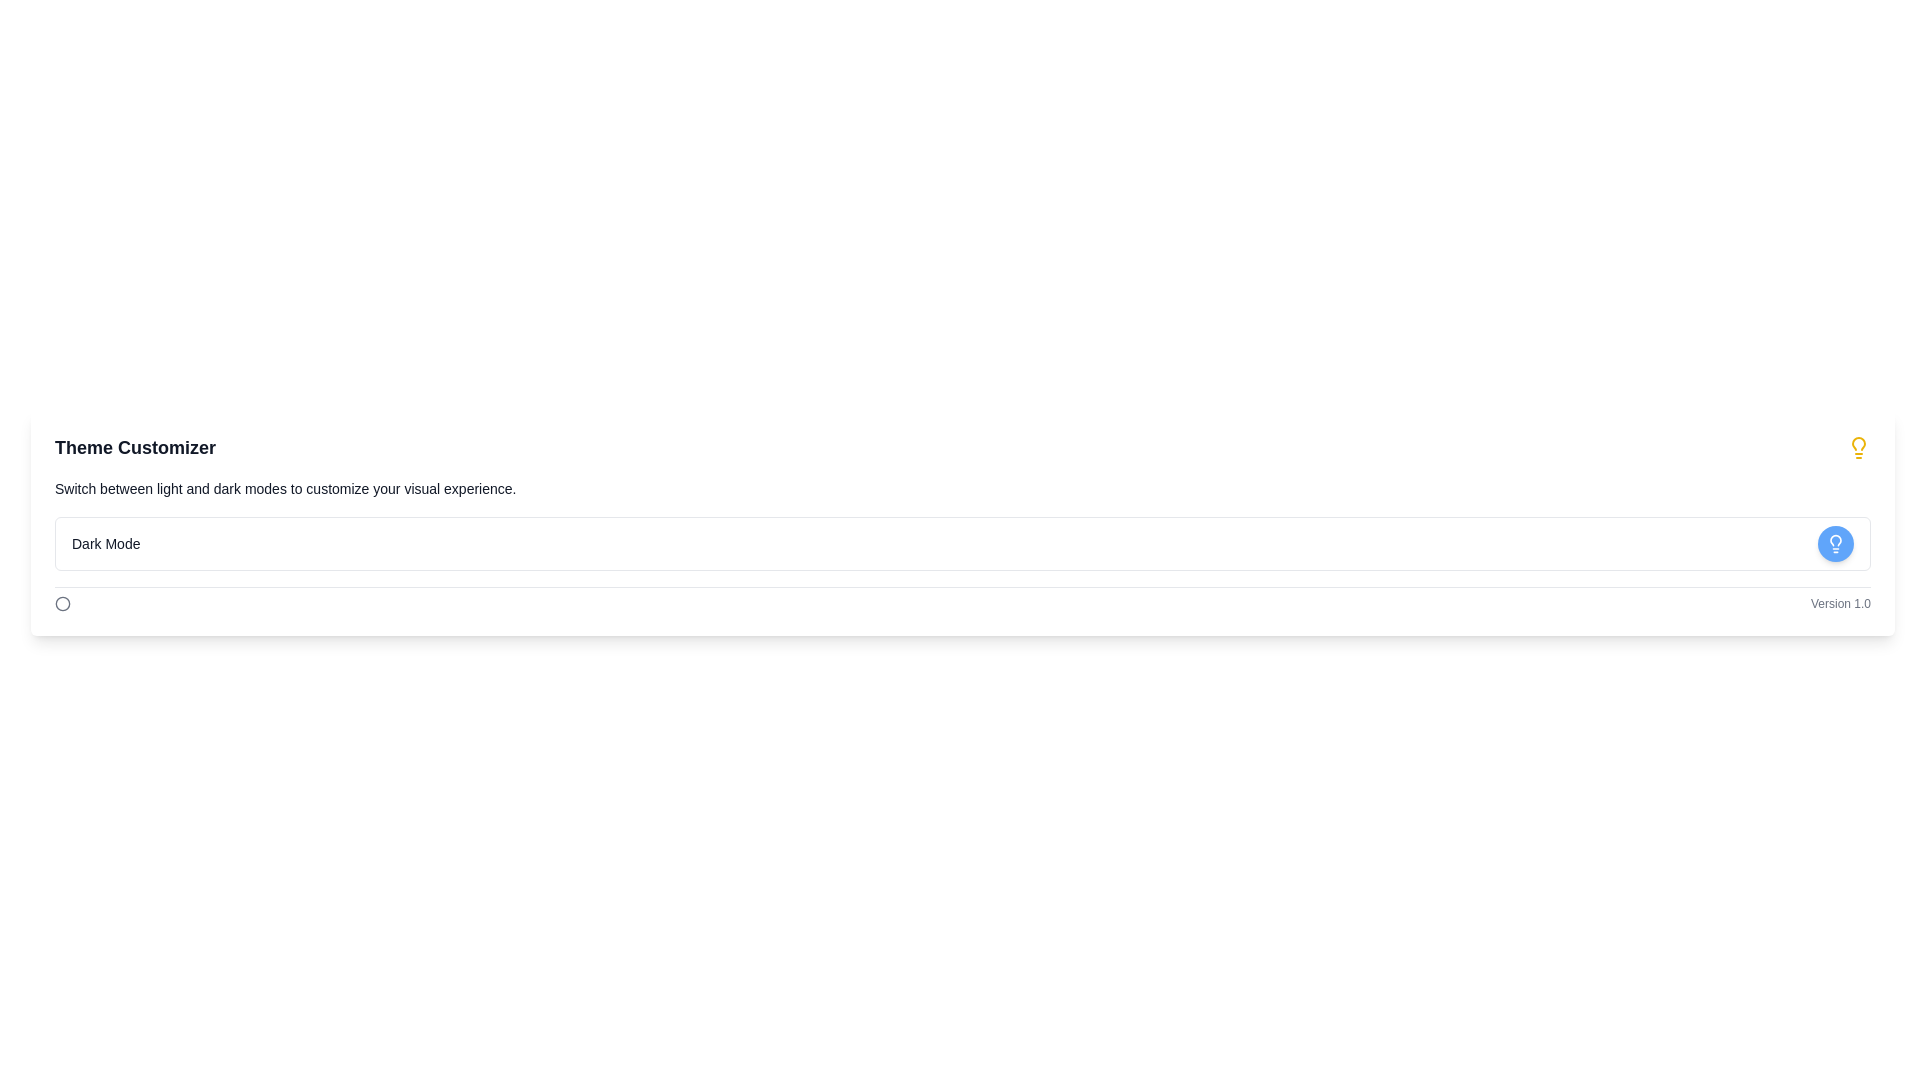 The image size is (1920, 1080). What do you see at coordinates (1840, 602) in the screenshot?
I see `the informational Text Label indicating the version number of the software, located at the bottom-right corner of the interface` at bounding box center [1840, 602].